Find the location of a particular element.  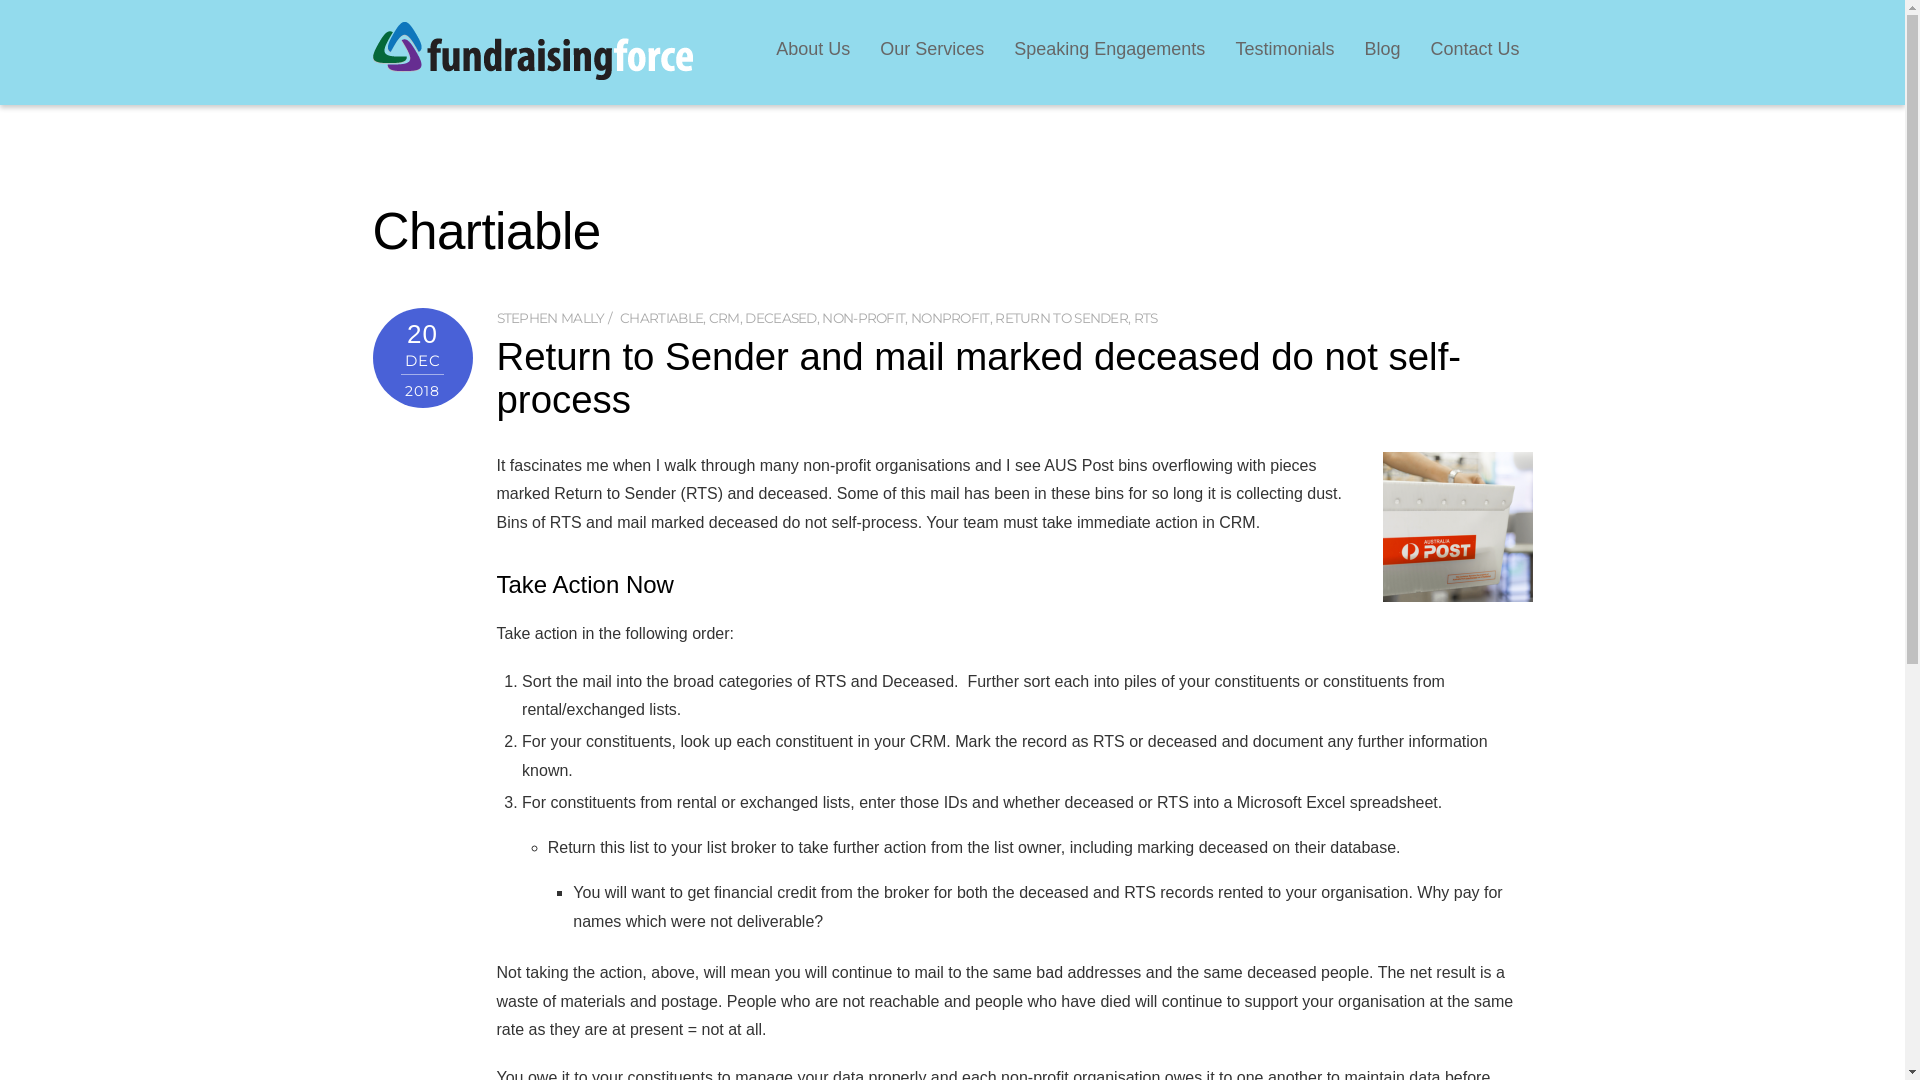

'NON-PROFIT' is located at coordinates (863, 316).